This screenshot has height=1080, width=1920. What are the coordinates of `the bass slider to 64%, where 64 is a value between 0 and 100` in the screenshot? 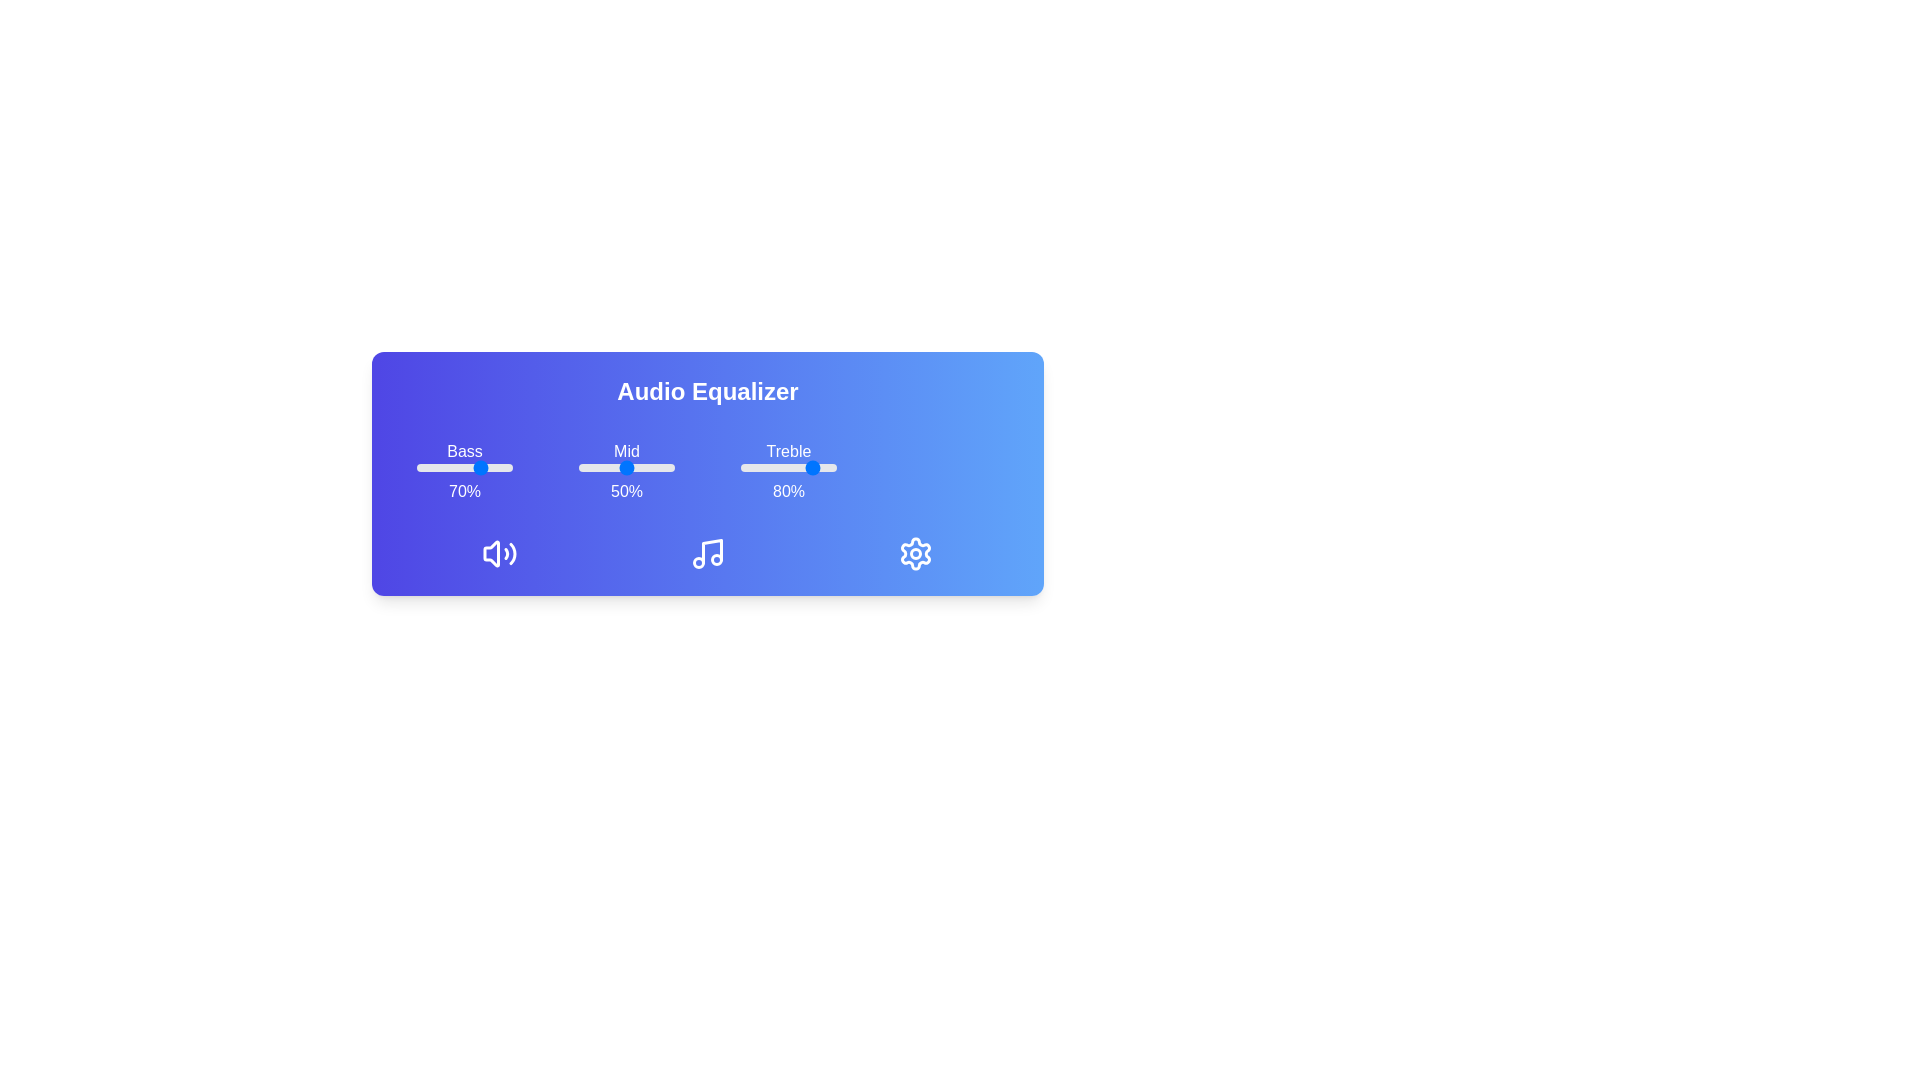 It's located at (477, 467).